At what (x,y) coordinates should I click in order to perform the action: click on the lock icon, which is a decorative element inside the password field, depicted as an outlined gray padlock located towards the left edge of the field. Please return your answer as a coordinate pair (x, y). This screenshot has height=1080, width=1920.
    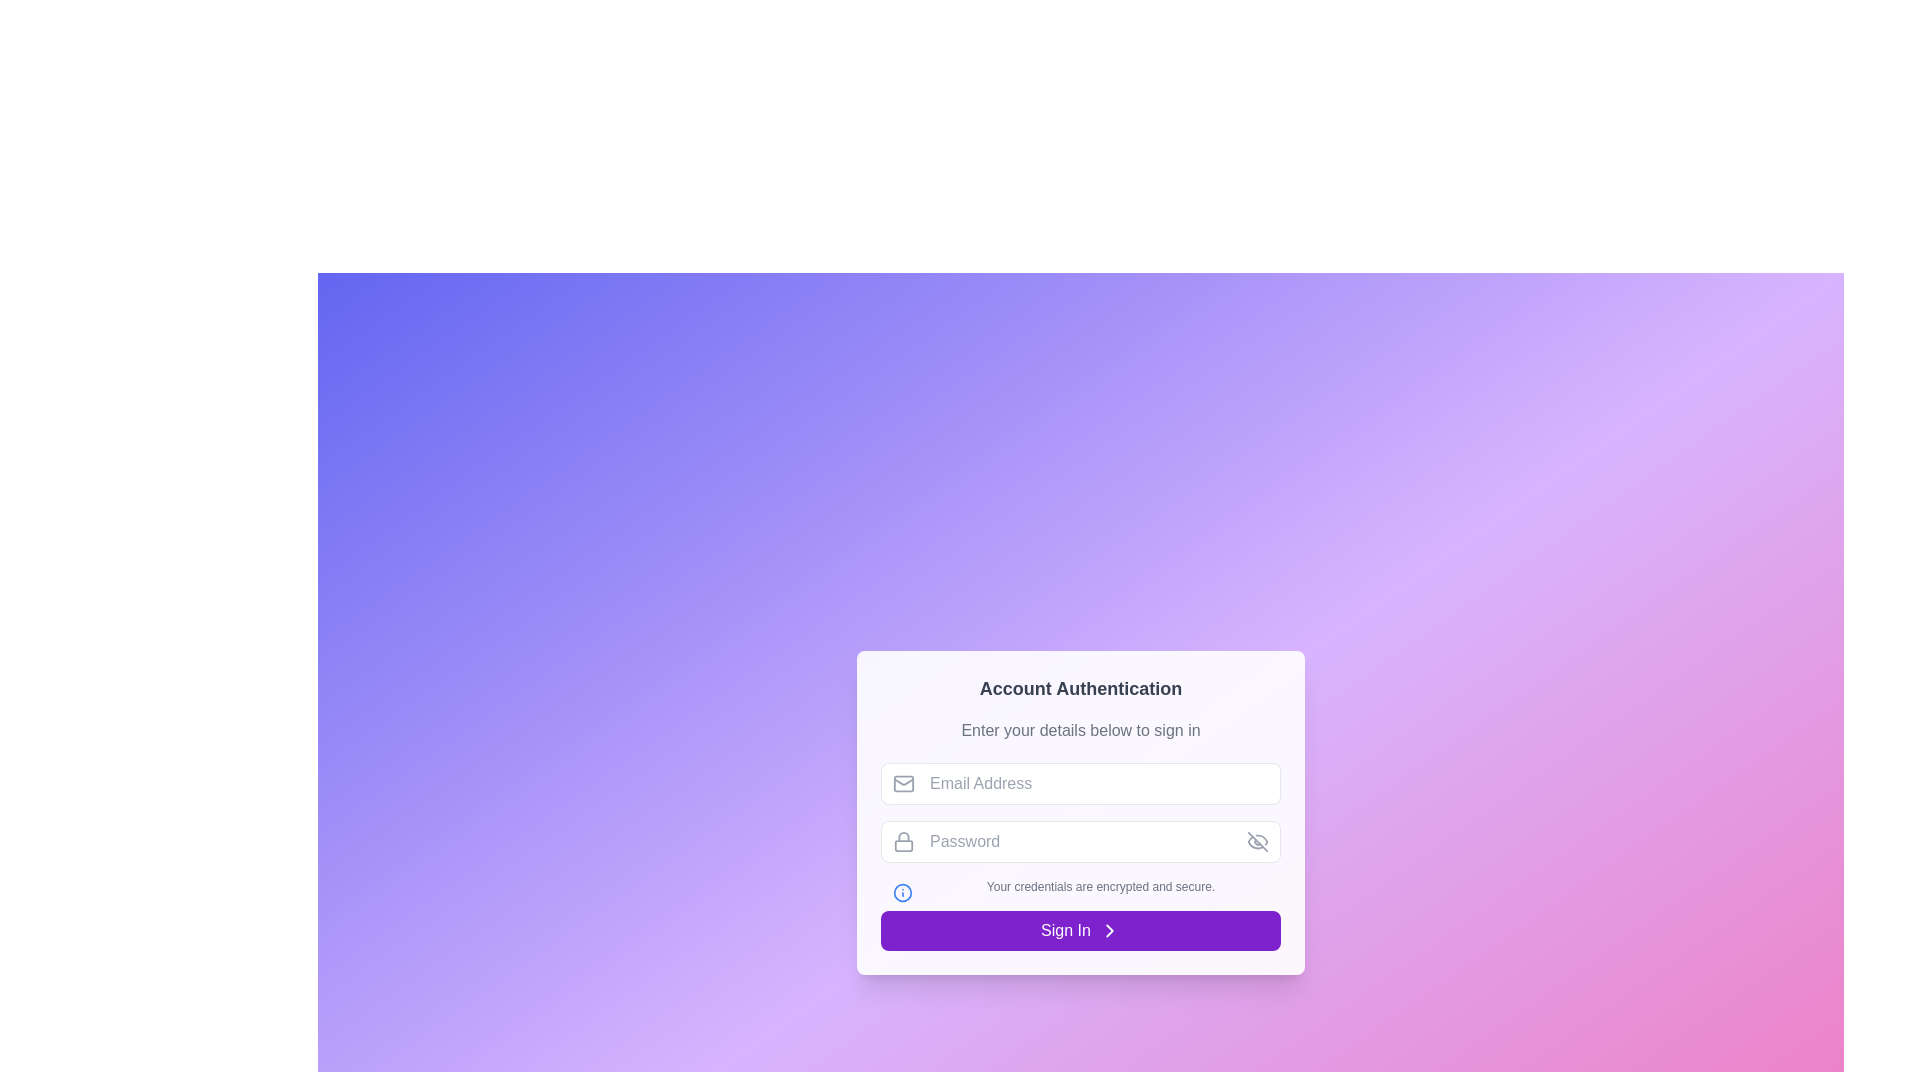
    Looking at the image, I should click on (902, 841).